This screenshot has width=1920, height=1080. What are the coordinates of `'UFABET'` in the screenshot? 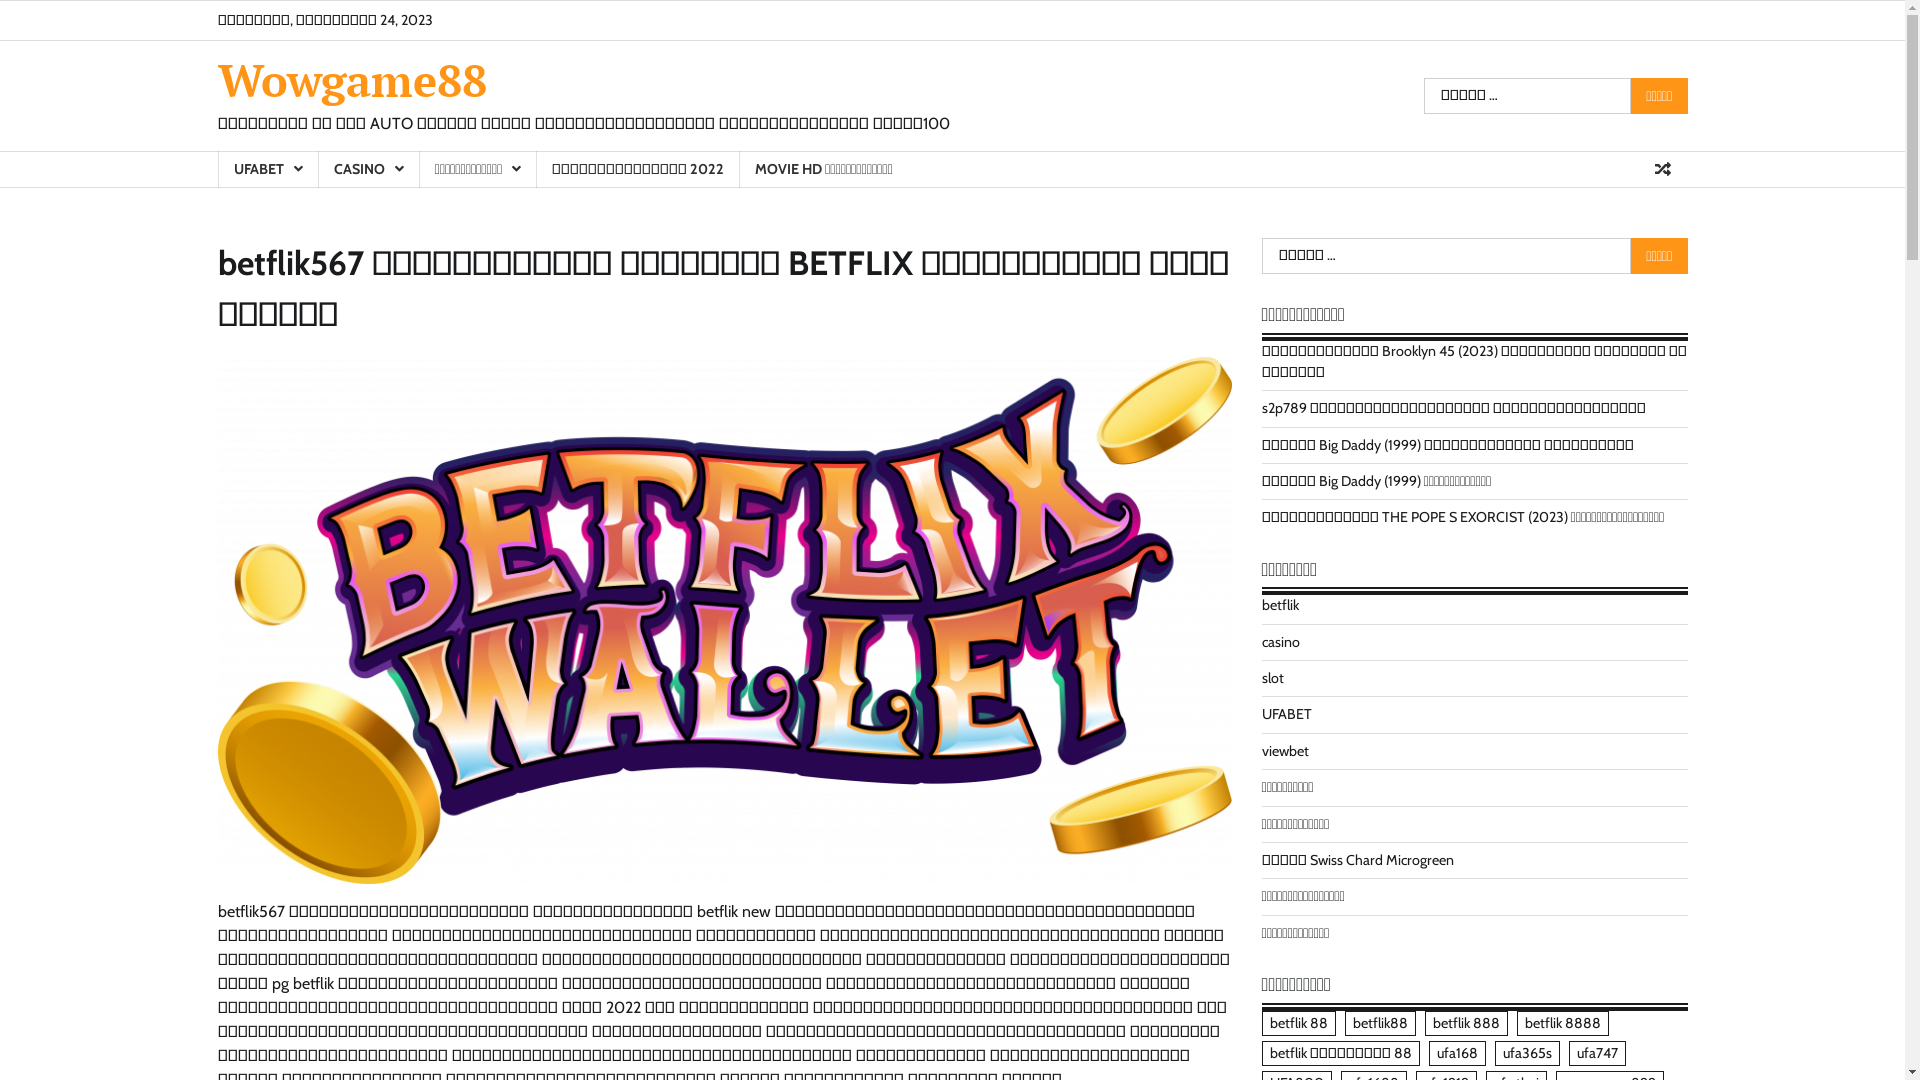 It's located at (217, 168).